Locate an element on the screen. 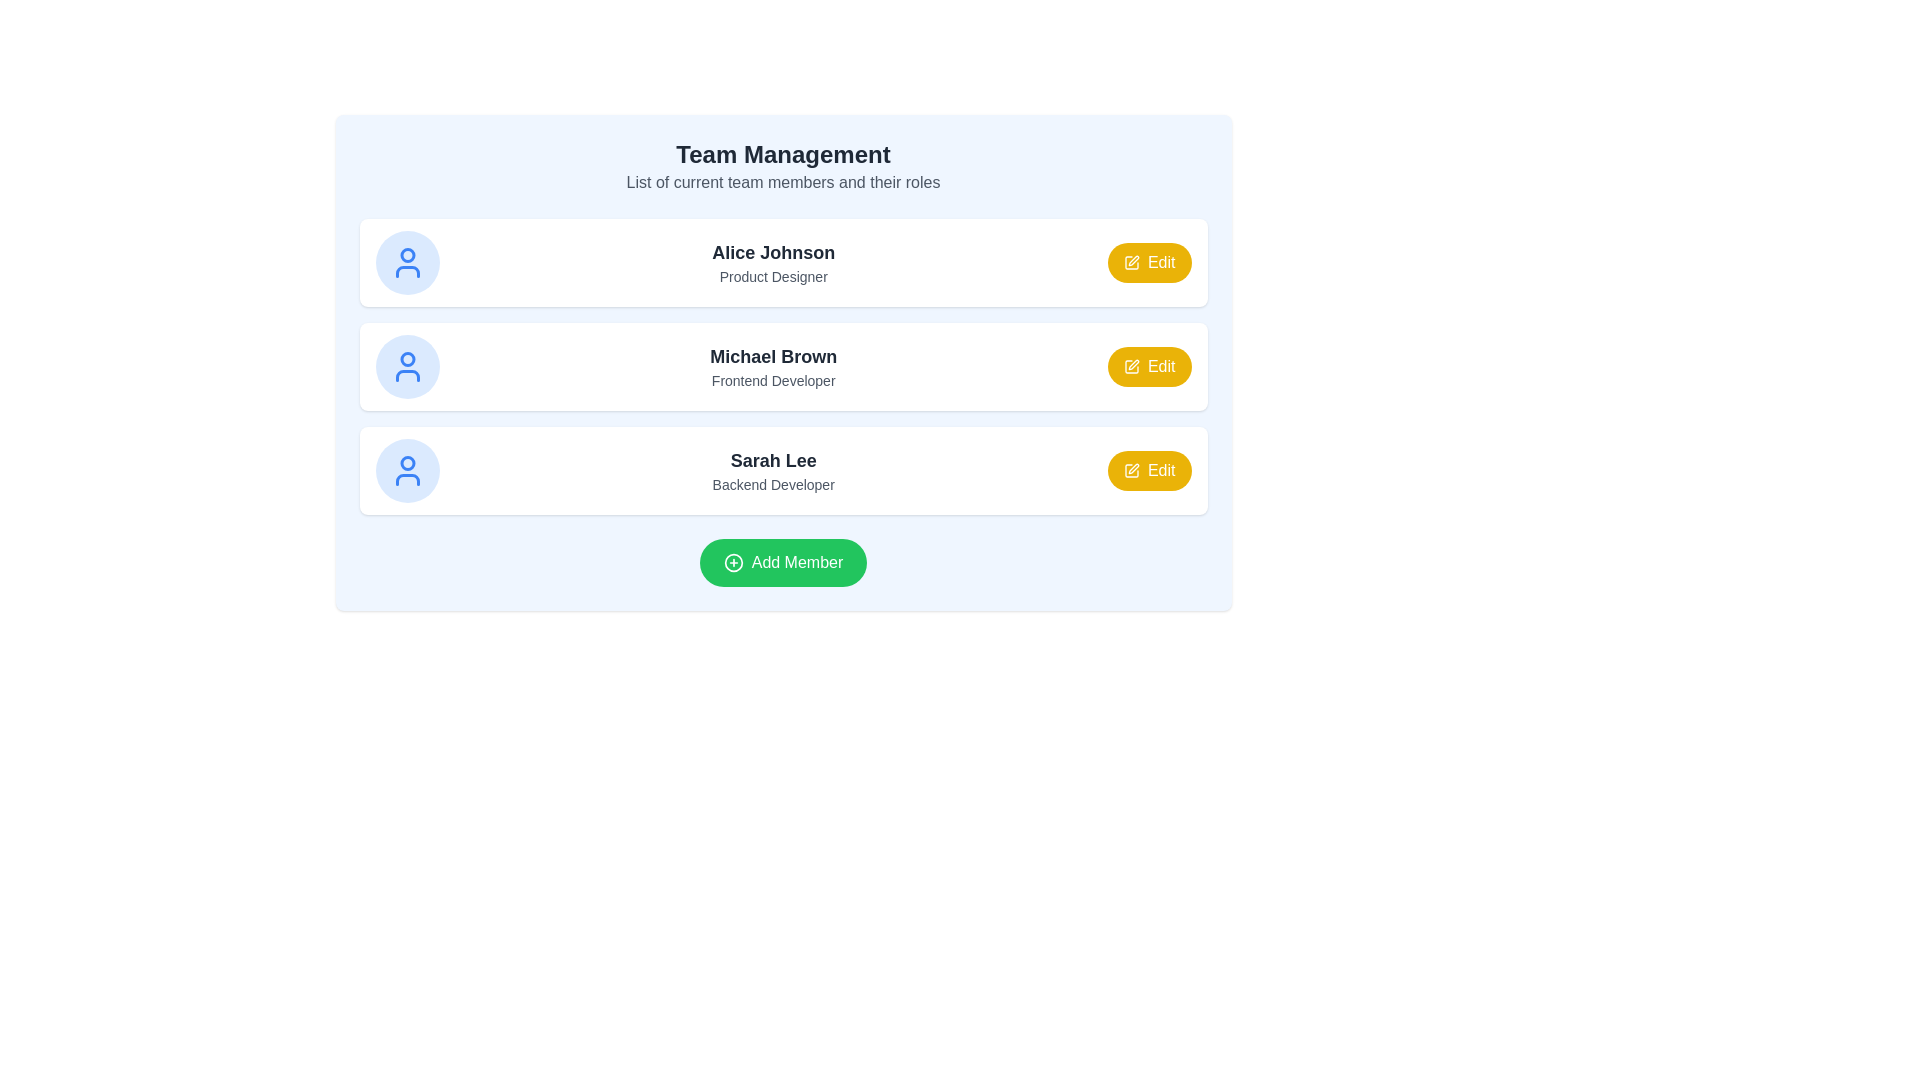  the Edit Pen Icon located in the second row next to the user entry for 'Michael Brown' to initiate the edit action is located at coordinates (1133, 365).